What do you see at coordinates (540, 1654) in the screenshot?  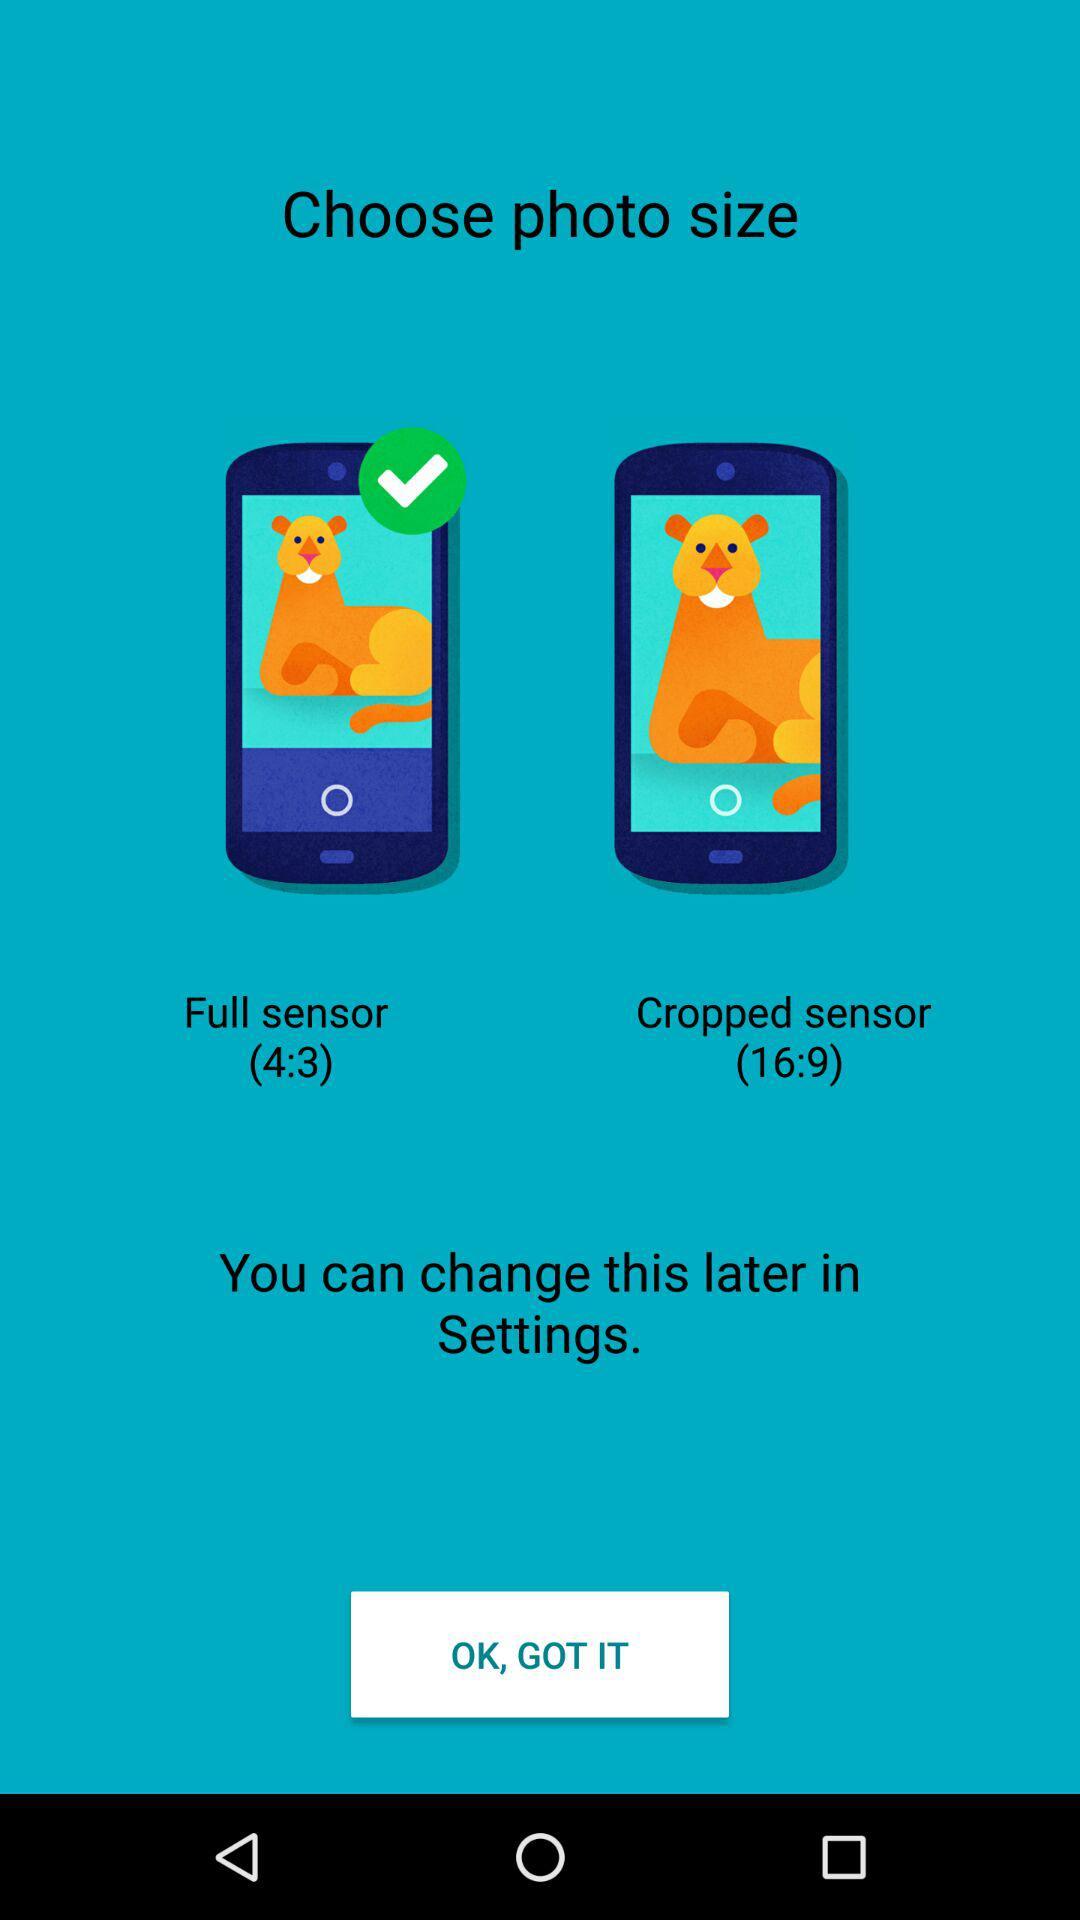 I see `the ok, got it` at bounding box center [540, 1654].